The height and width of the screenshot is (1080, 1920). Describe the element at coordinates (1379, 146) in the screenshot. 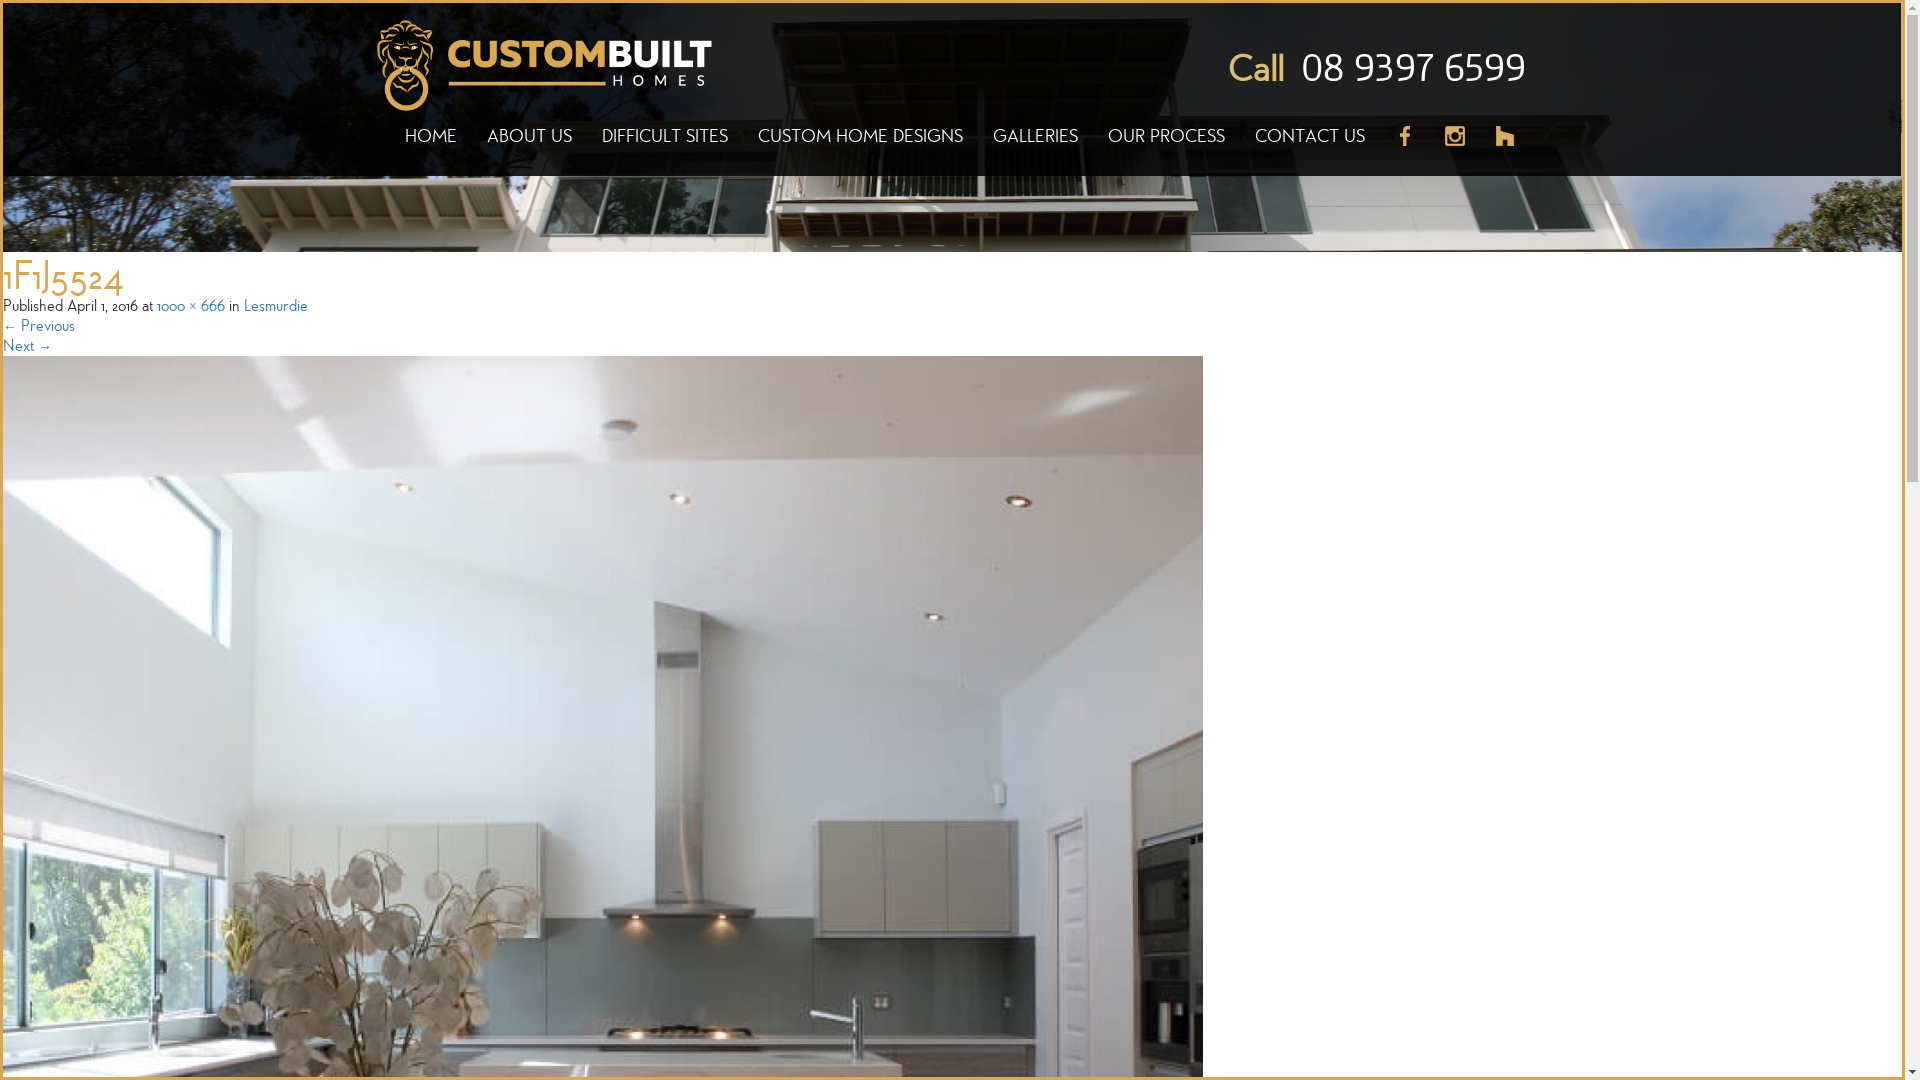

I see `'<span class="icon-facebook"></span>'` at that location.